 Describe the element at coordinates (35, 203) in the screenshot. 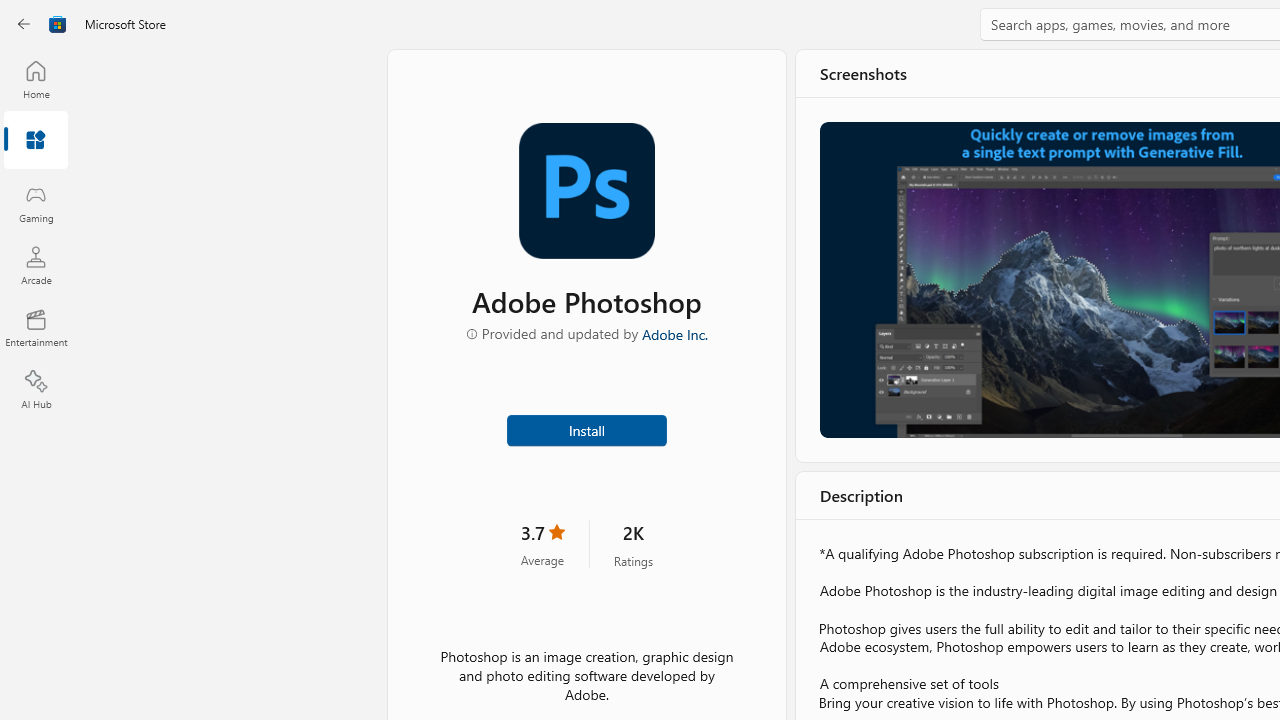

I see `'Gaming'` at that location.